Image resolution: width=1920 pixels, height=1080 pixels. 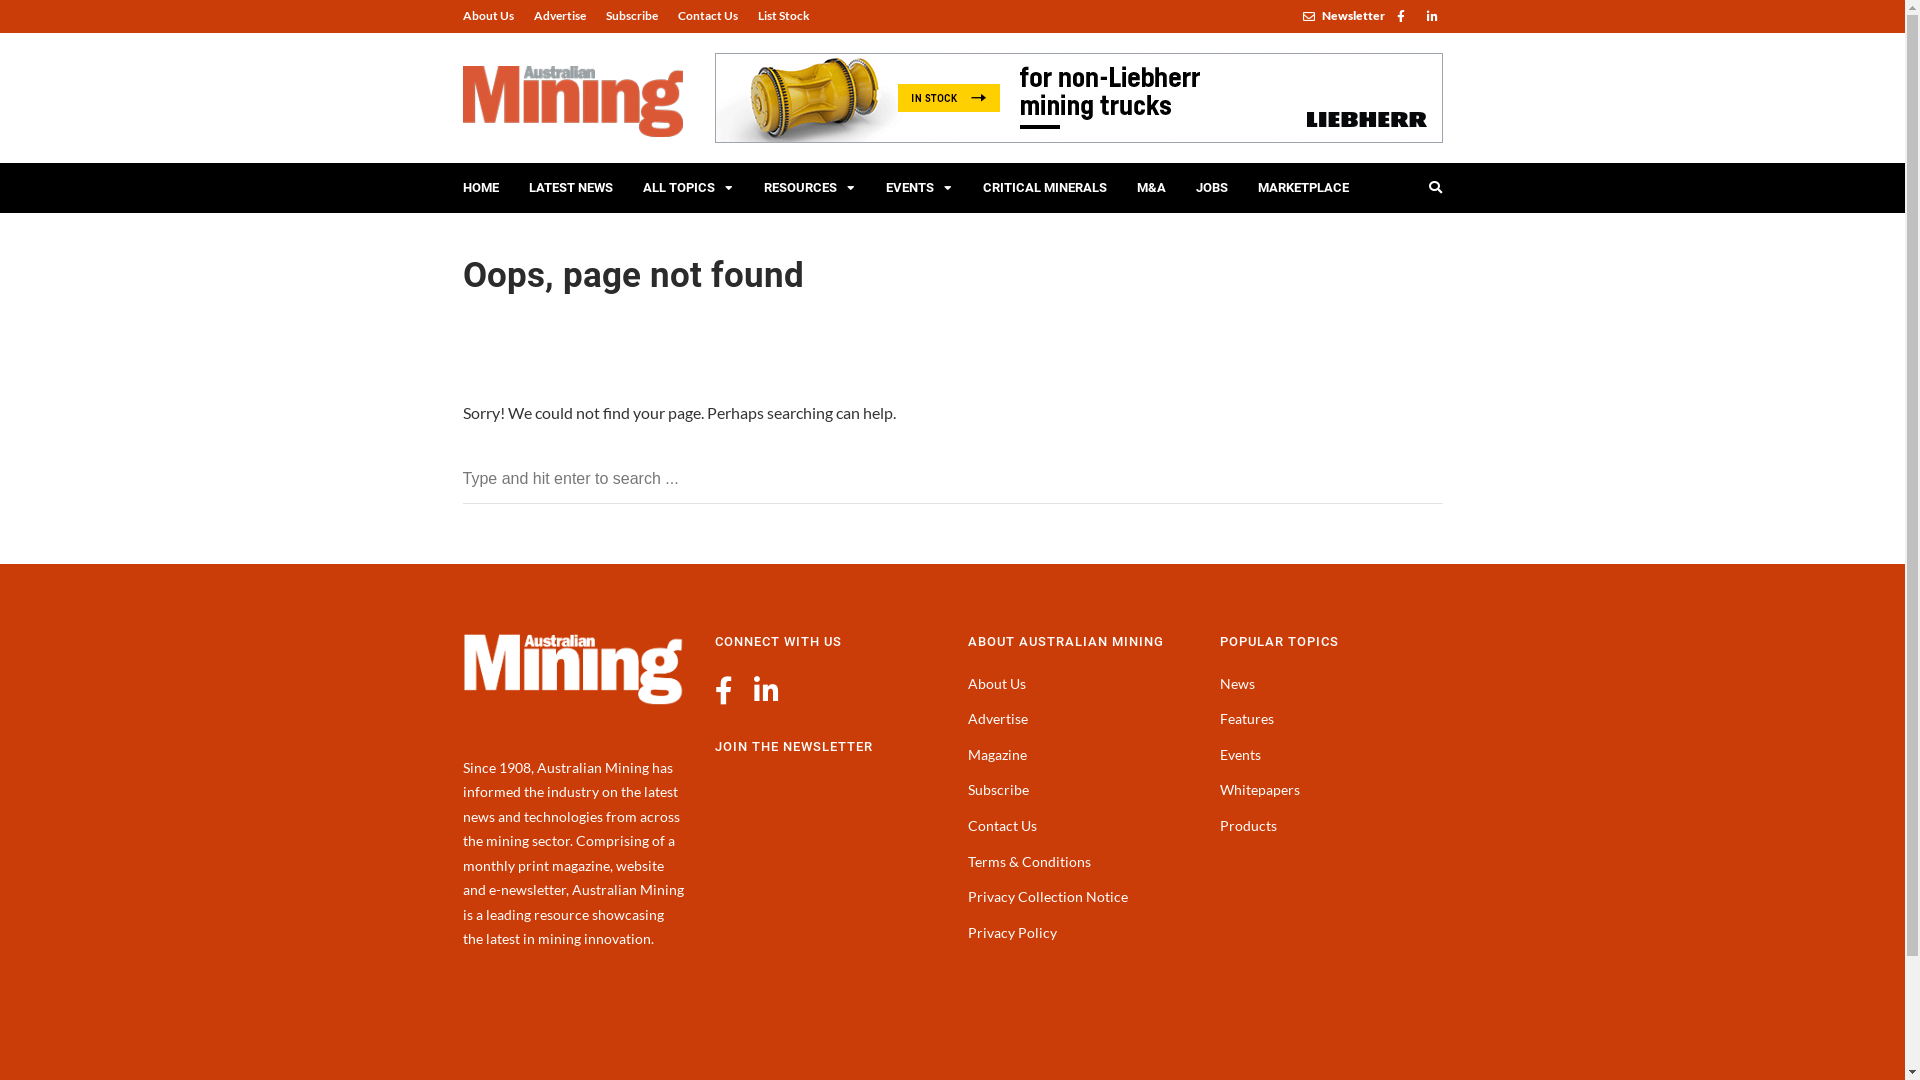 What do you see at coordinates (997, 754) in the screenshot?
I see `'Magazine'` at bounding box center [997, 754].